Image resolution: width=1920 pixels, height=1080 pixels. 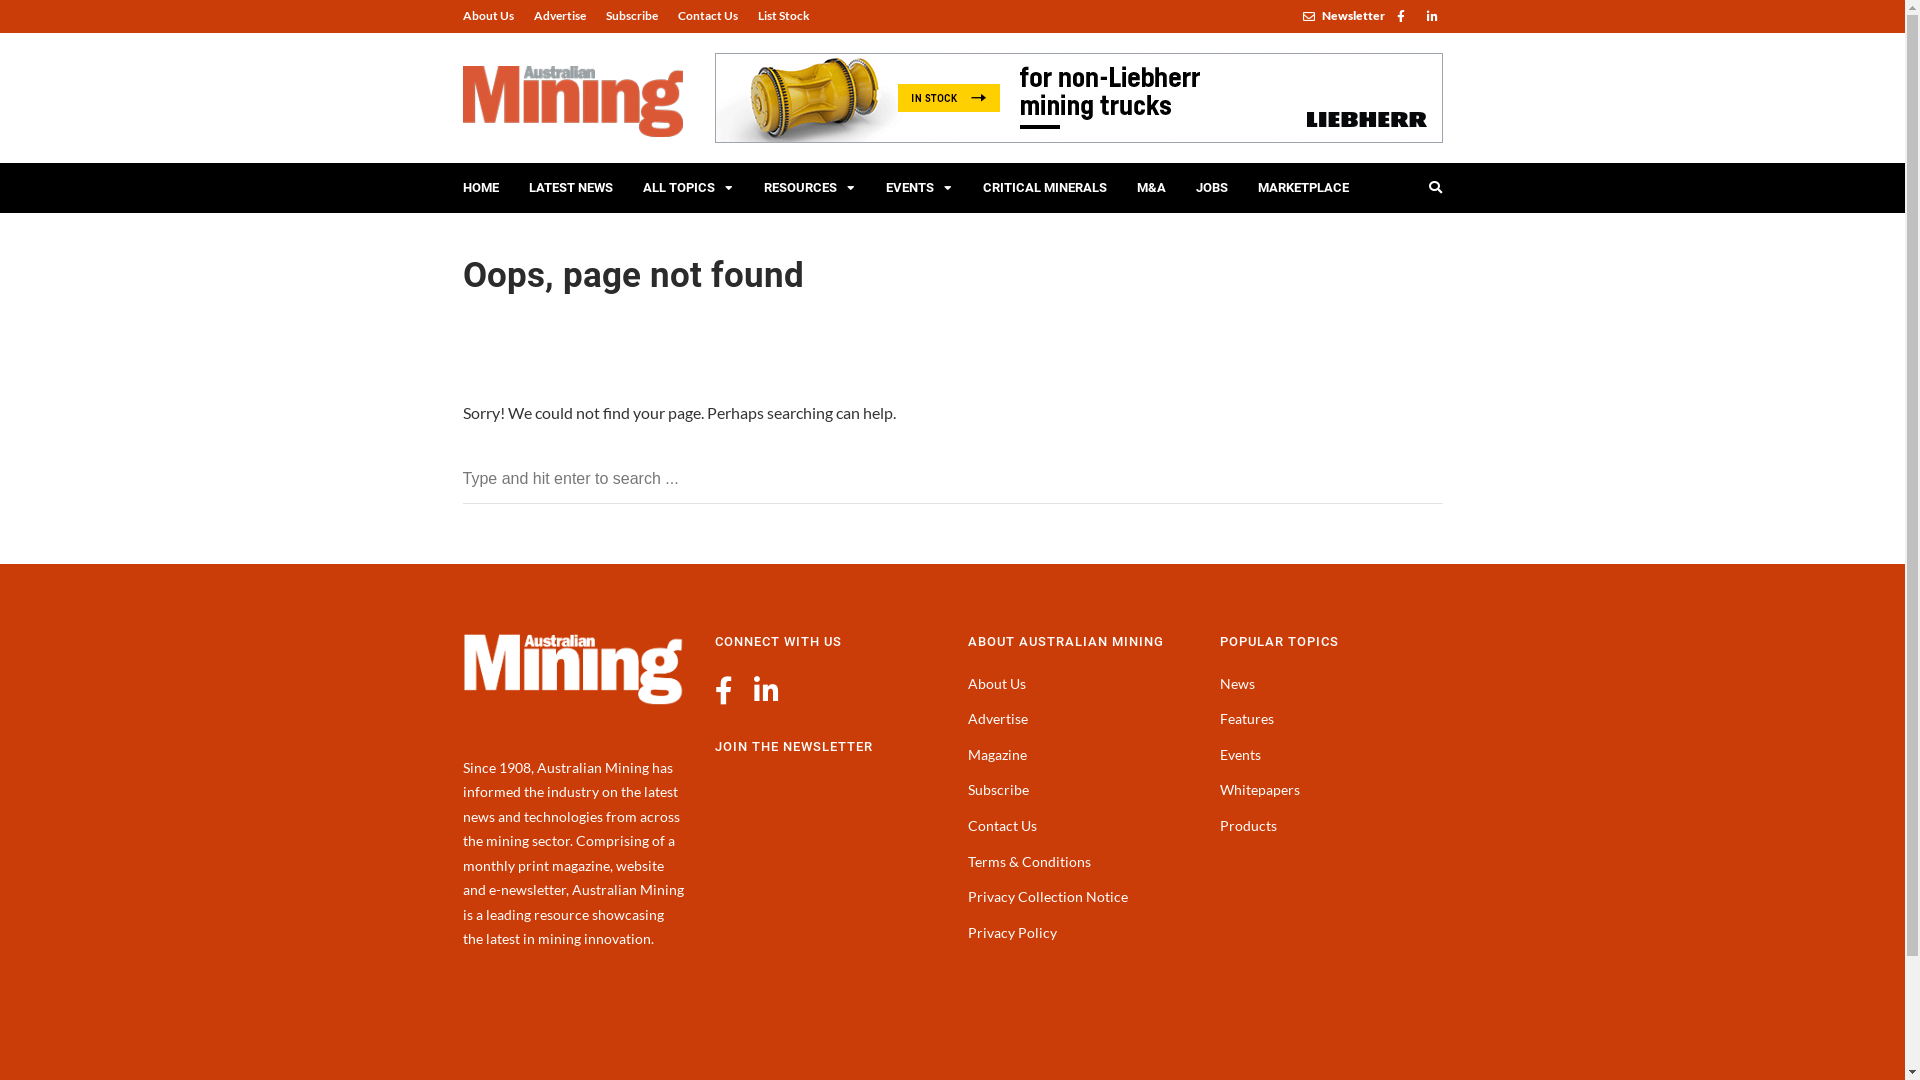 What do you see at coordinates (997, 754) in the screenshot?
I see `'Magazine'` at bounding box center [997, 754].